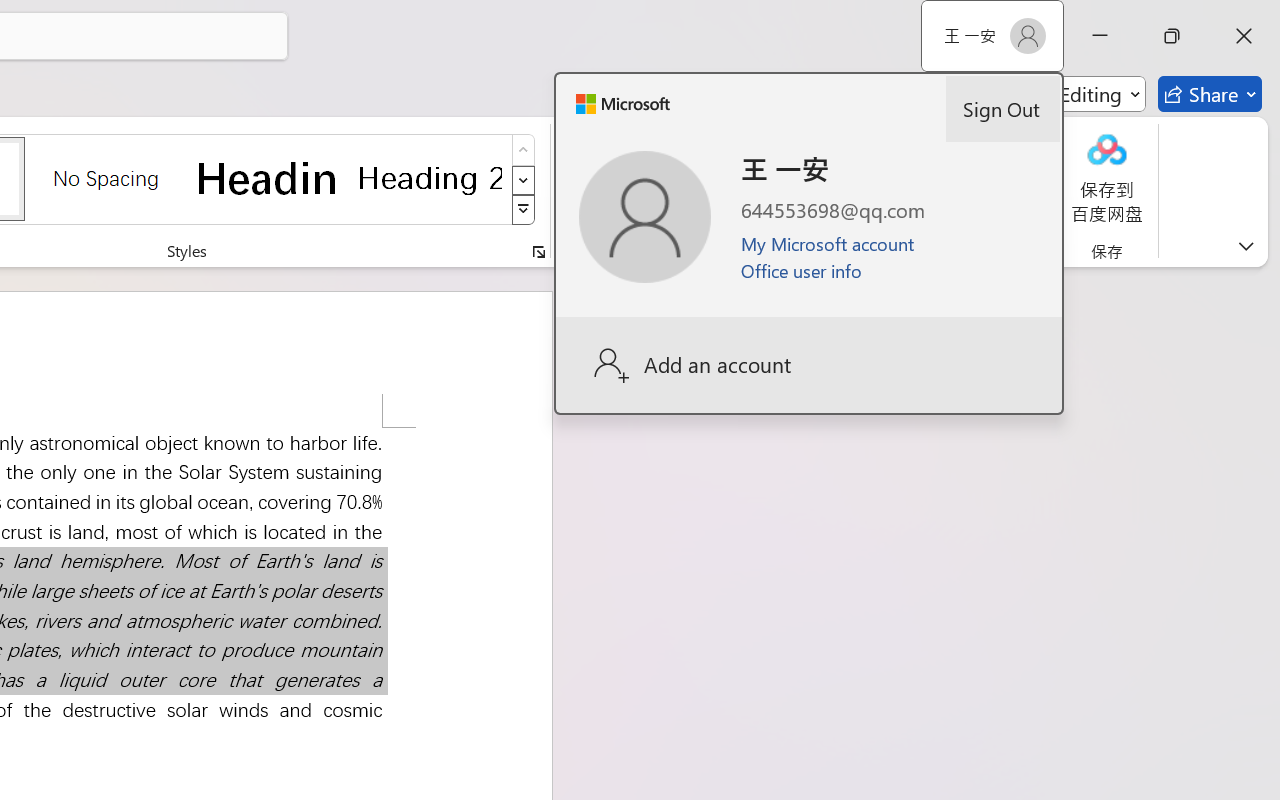 This screenshot has width=1280, height=800. I want to click on 'Row up', so click(523, 150).